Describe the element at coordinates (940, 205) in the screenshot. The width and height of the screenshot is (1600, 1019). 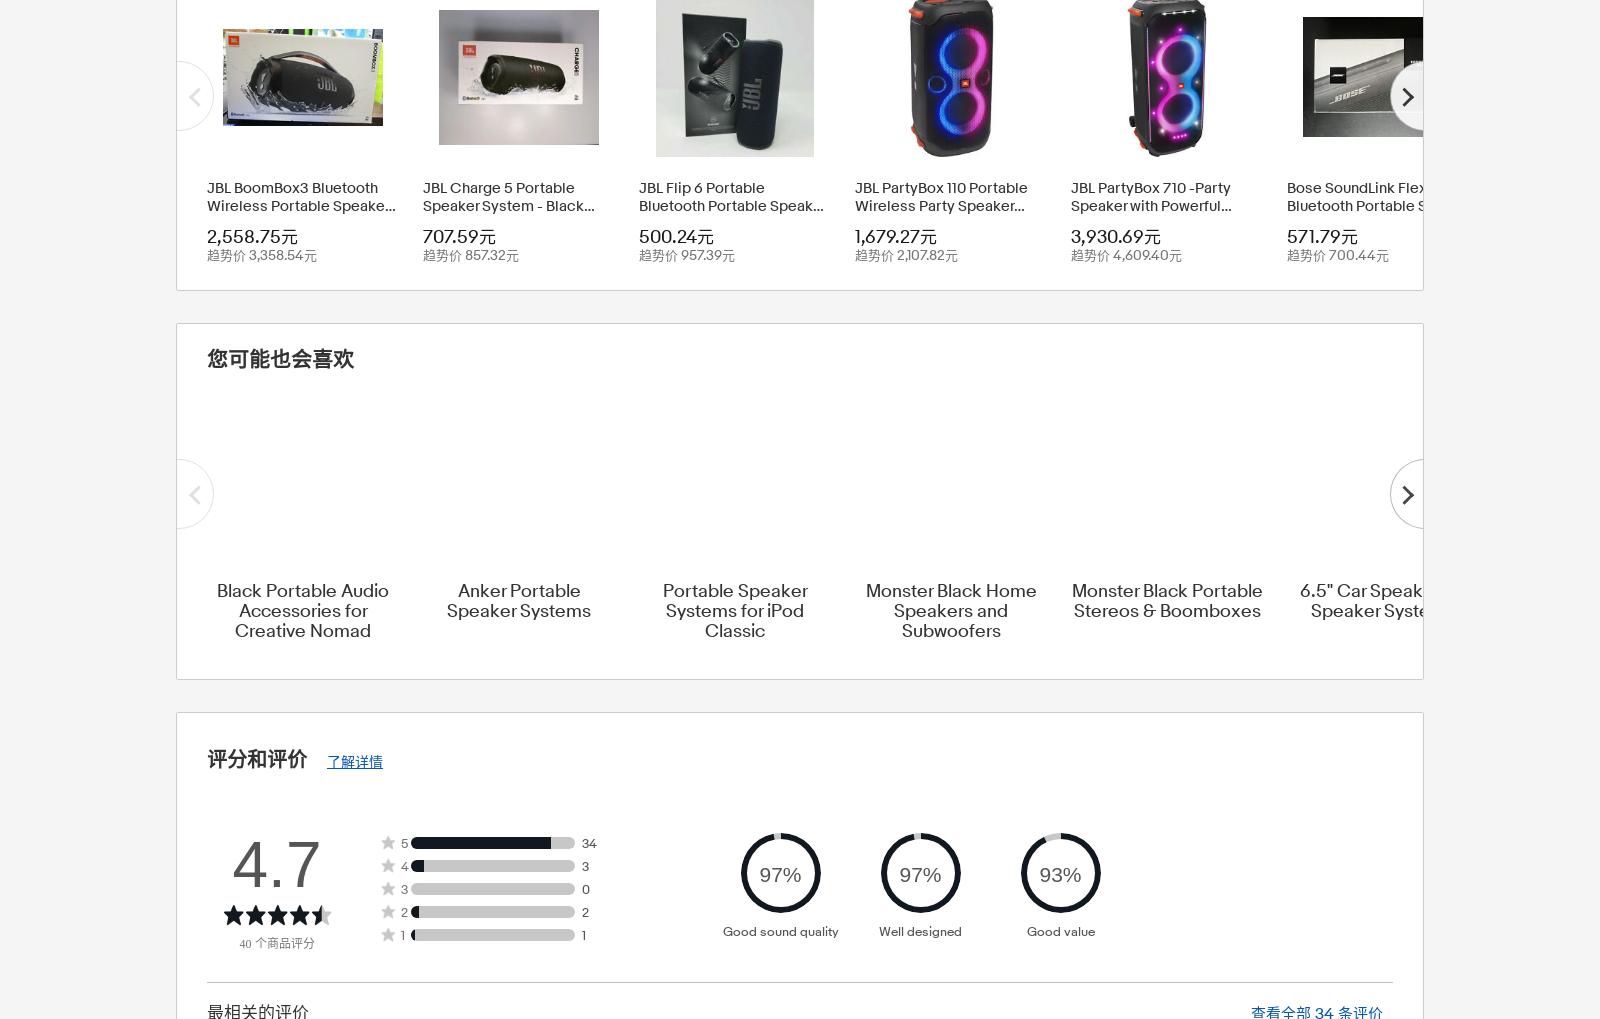
I see `'JBL PartyBox 110 Portable Wireless Party Speaker *PARTYBOX110'` at that location.